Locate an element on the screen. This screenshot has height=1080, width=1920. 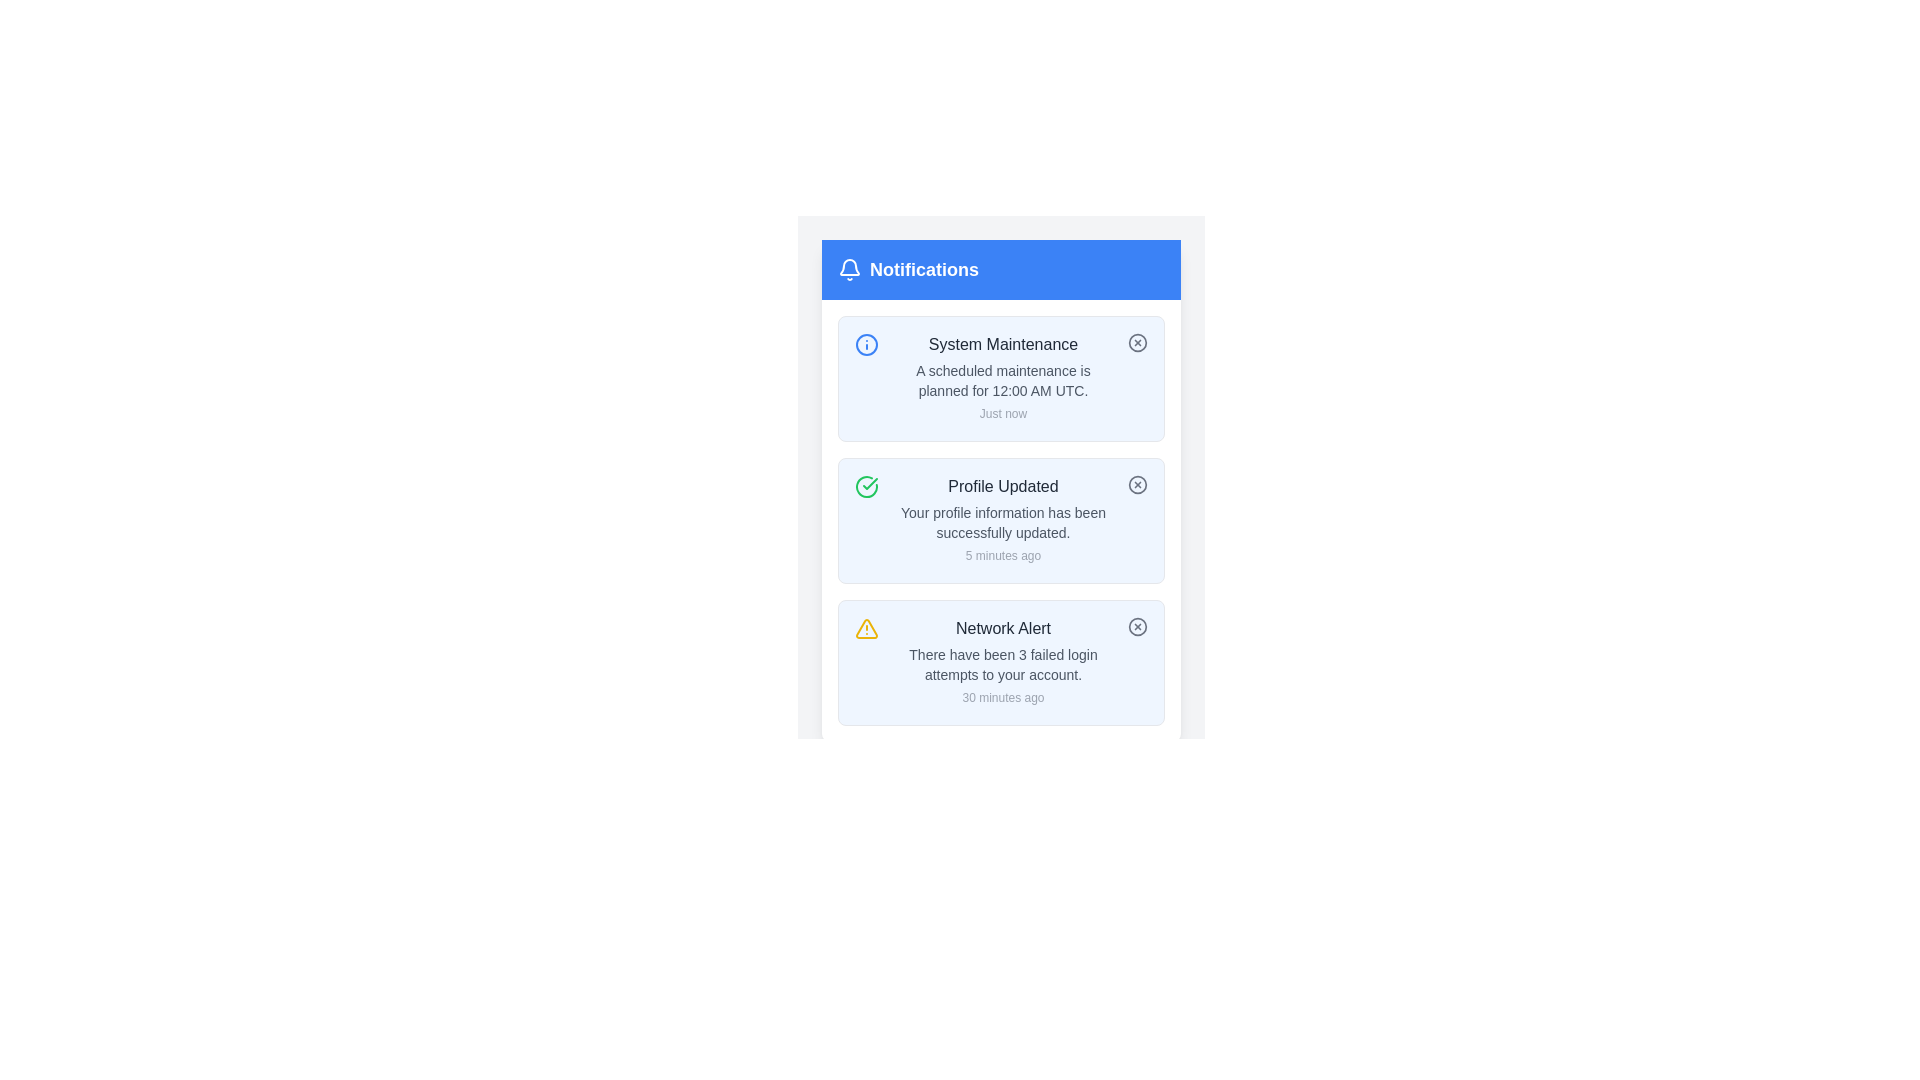
the empty circular icon located in the third notification item of the list, near its right edge is located at coordinates (1137, 626).